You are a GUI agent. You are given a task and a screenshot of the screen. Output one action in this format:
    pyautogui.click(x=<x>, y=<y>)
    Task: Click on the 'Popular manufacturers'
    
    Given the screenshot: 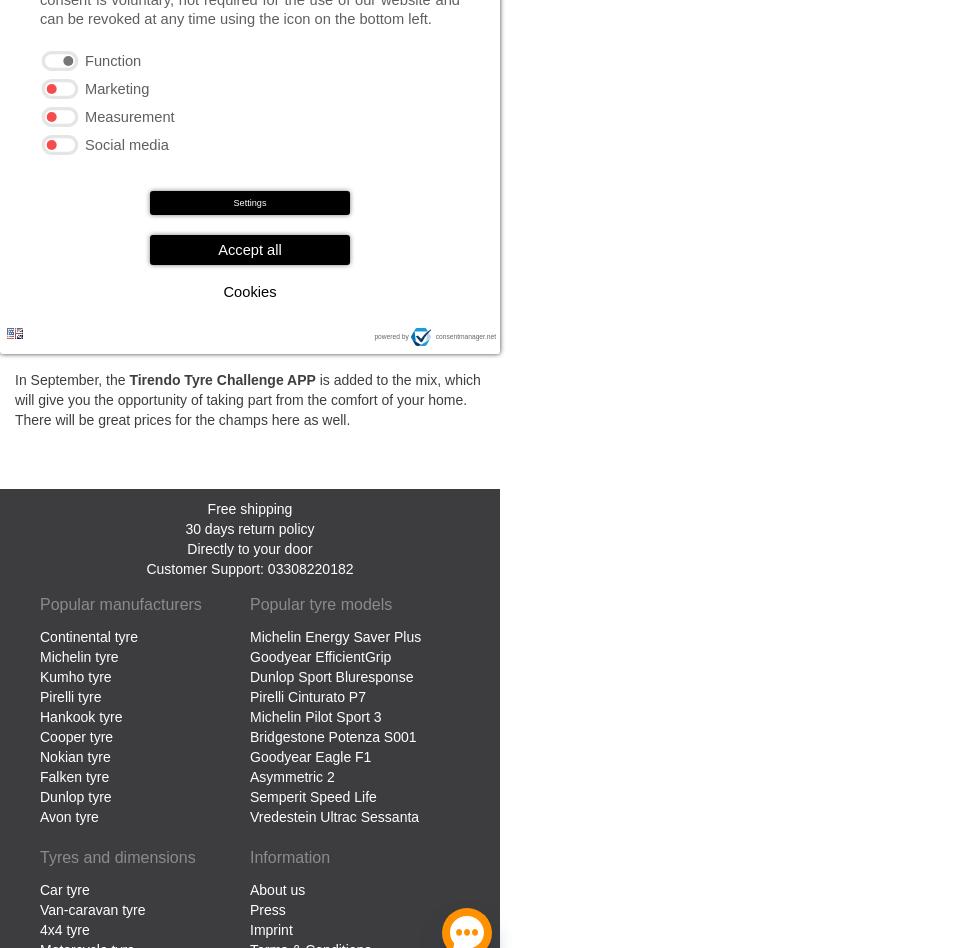 What is the action you would take?
    pyautogui.click(x=119, y=602)
    